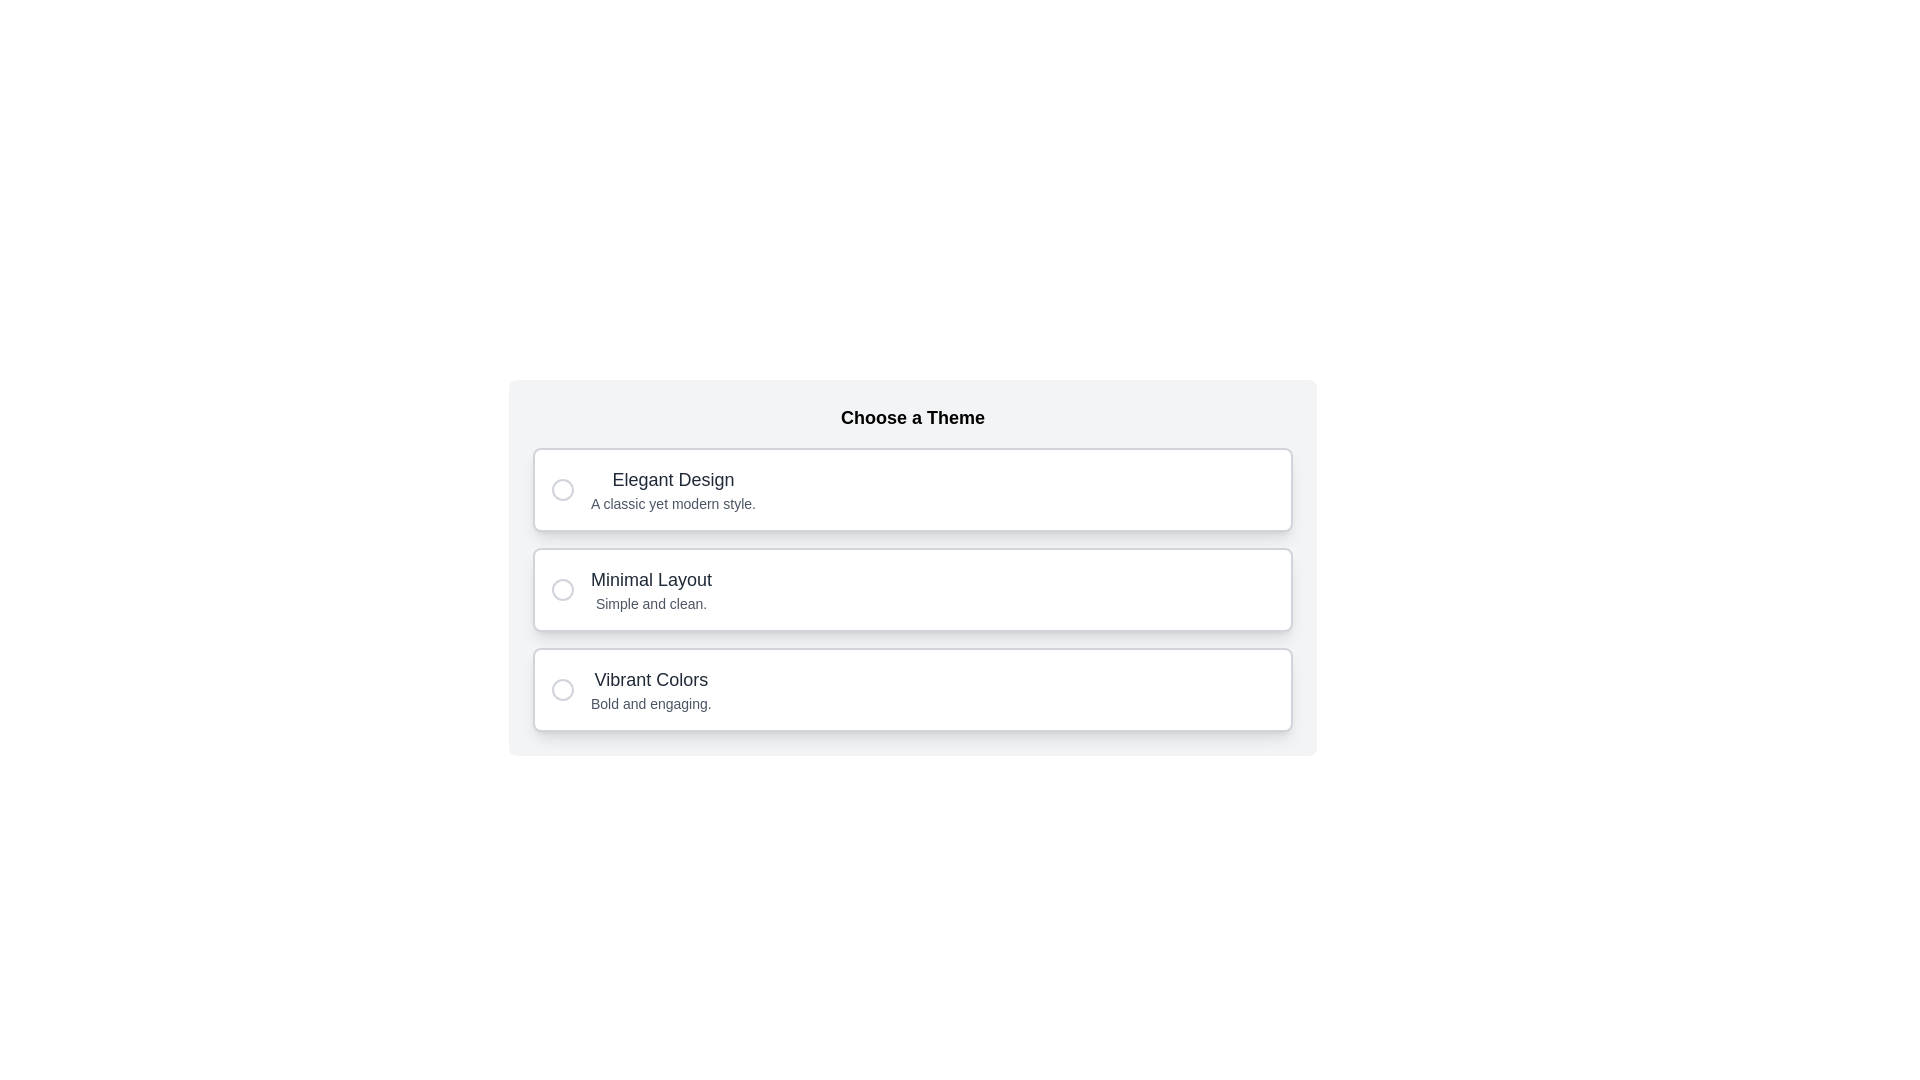  I want to click on the text label that serves as a title for a selectable option within a list of choices, so click(651, 579).